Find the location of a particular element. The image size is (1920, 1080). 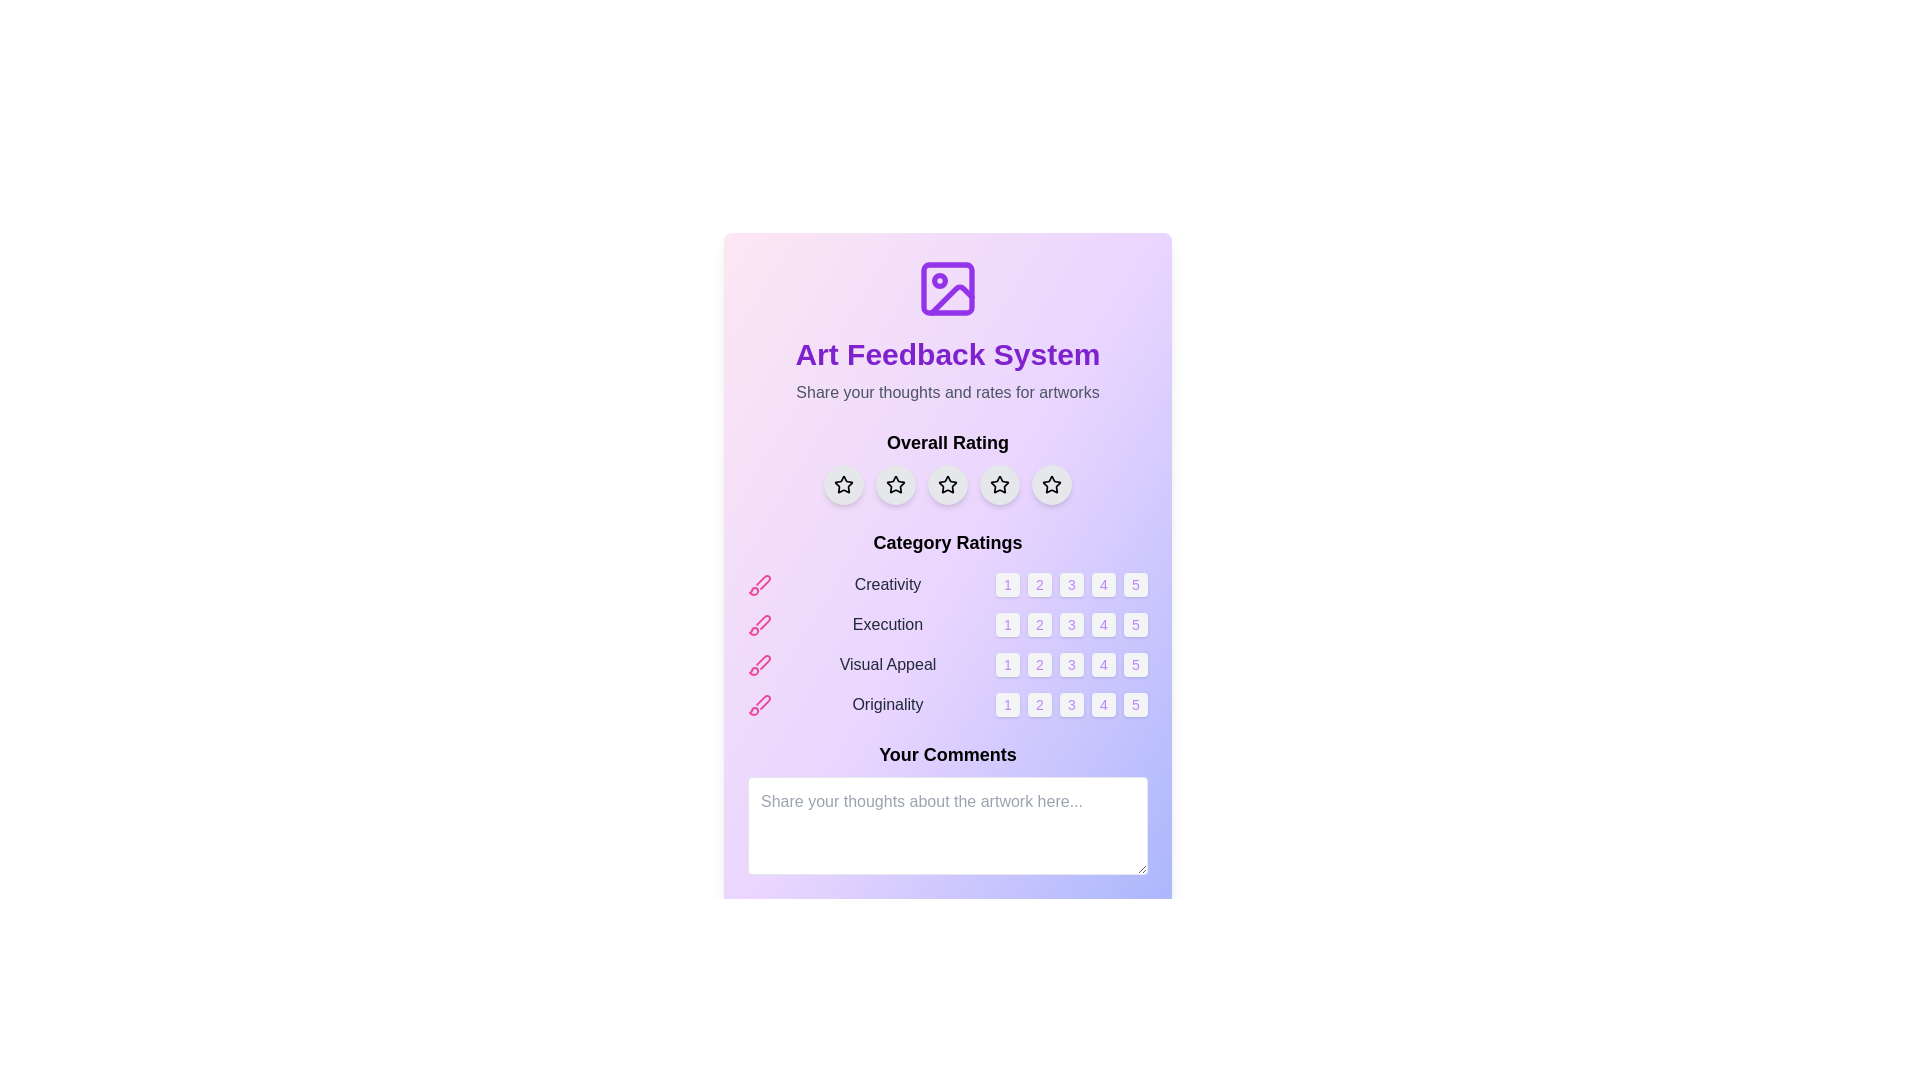

the number 1 in the 'Visual Appeal12345' rating selector to rate with the lowest score is located at coordinates (947, 664).